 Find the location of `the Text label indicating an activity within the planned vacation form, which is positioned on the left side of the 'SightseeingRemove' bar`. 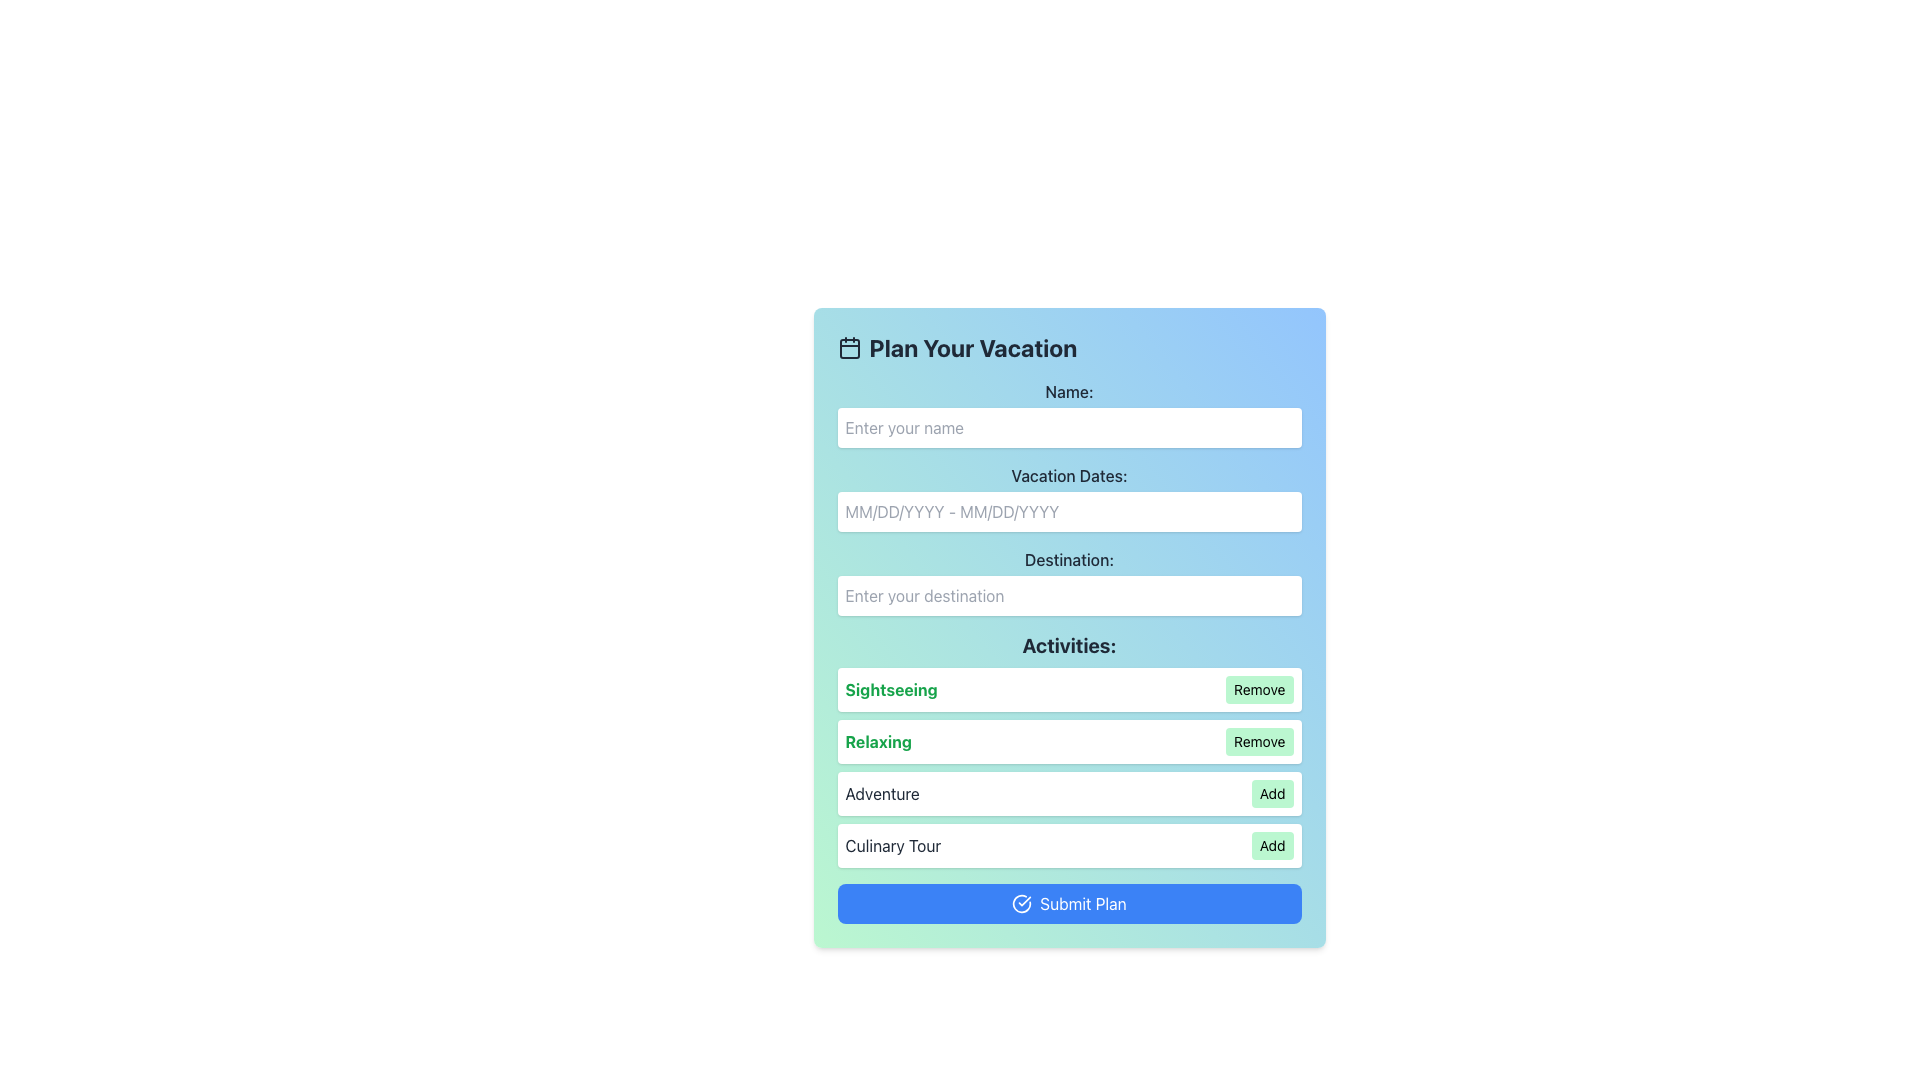

the Text label indicating an activity within the planned vacation form, which is positioned on the left side of the 'SightseeingRemove' bar is located at coordinates (890, 689).